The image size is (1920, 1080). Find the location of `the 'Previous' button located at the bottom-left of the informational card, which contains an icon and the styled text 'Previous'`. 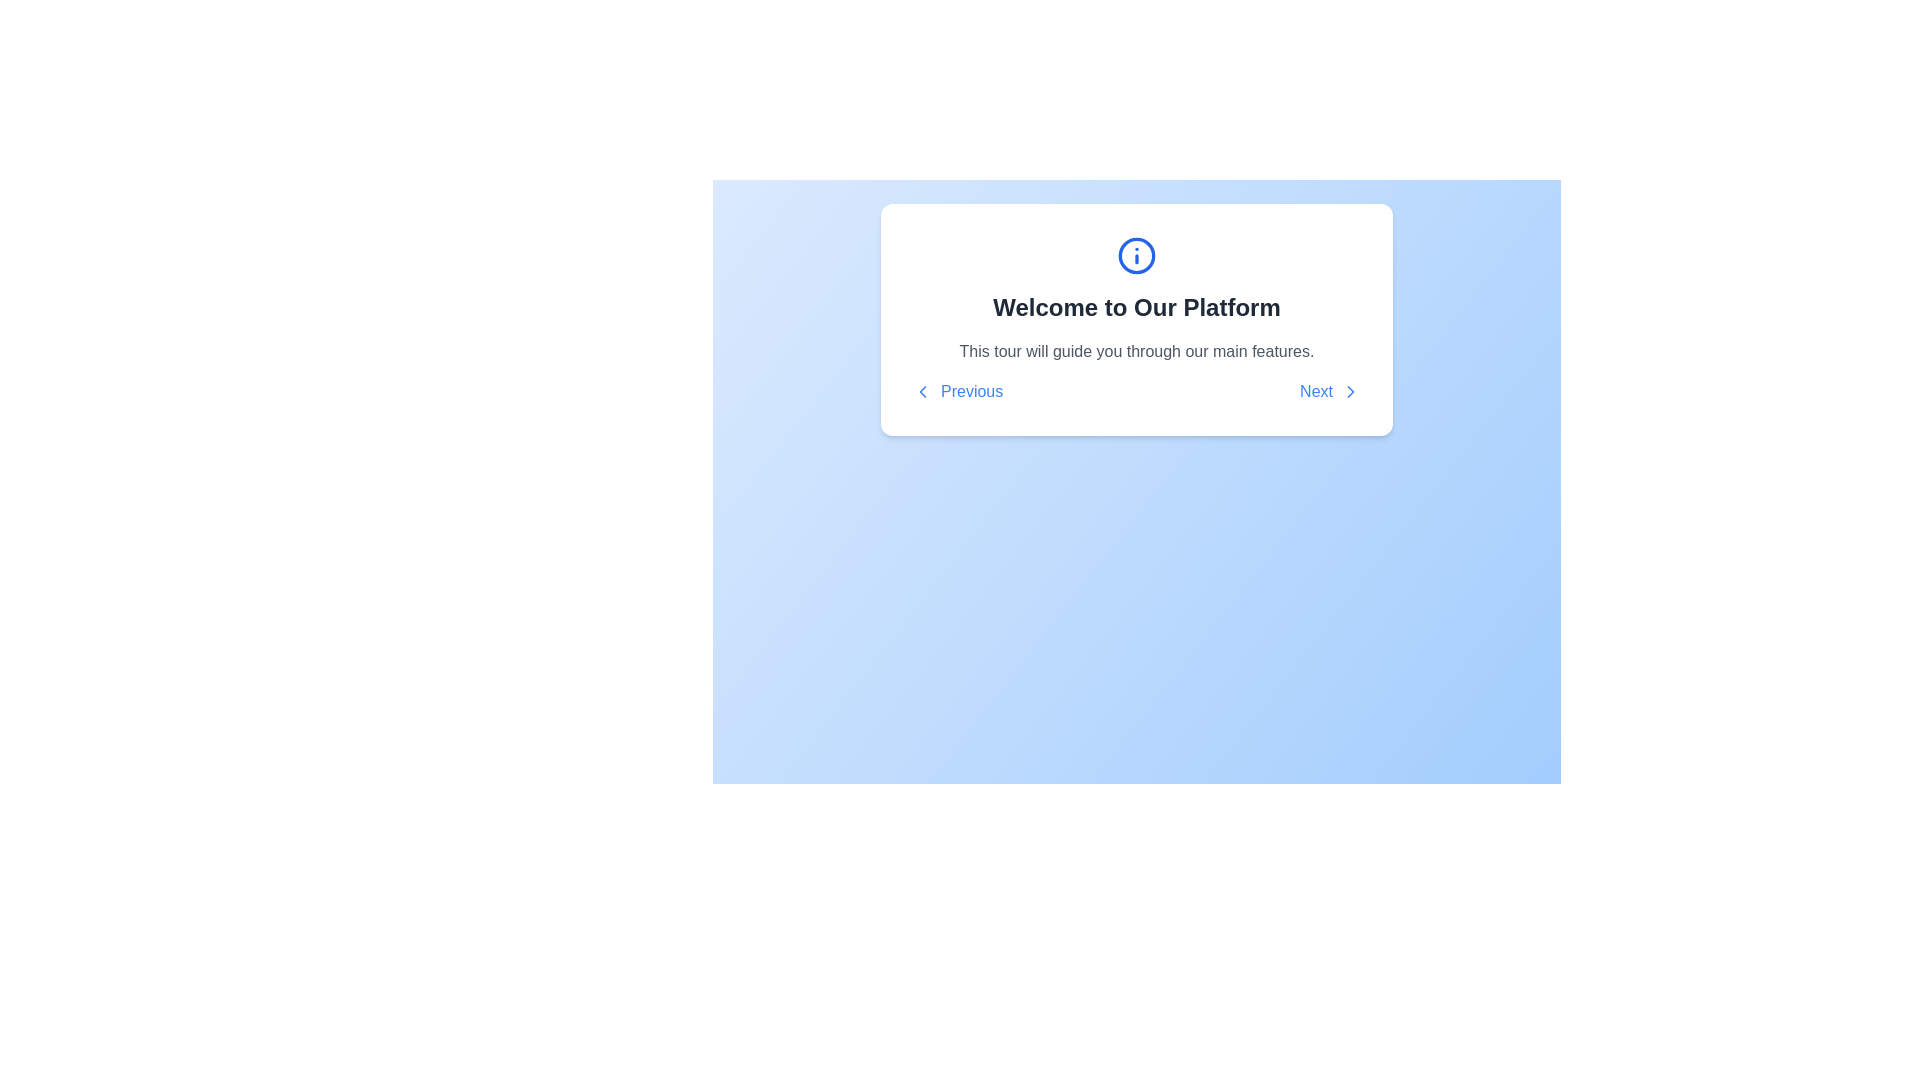

the 'Previous' button located at the bottom-left of the informational card, which contains an icon and the styled text 'Previous' is located at coordinates (957, 392).